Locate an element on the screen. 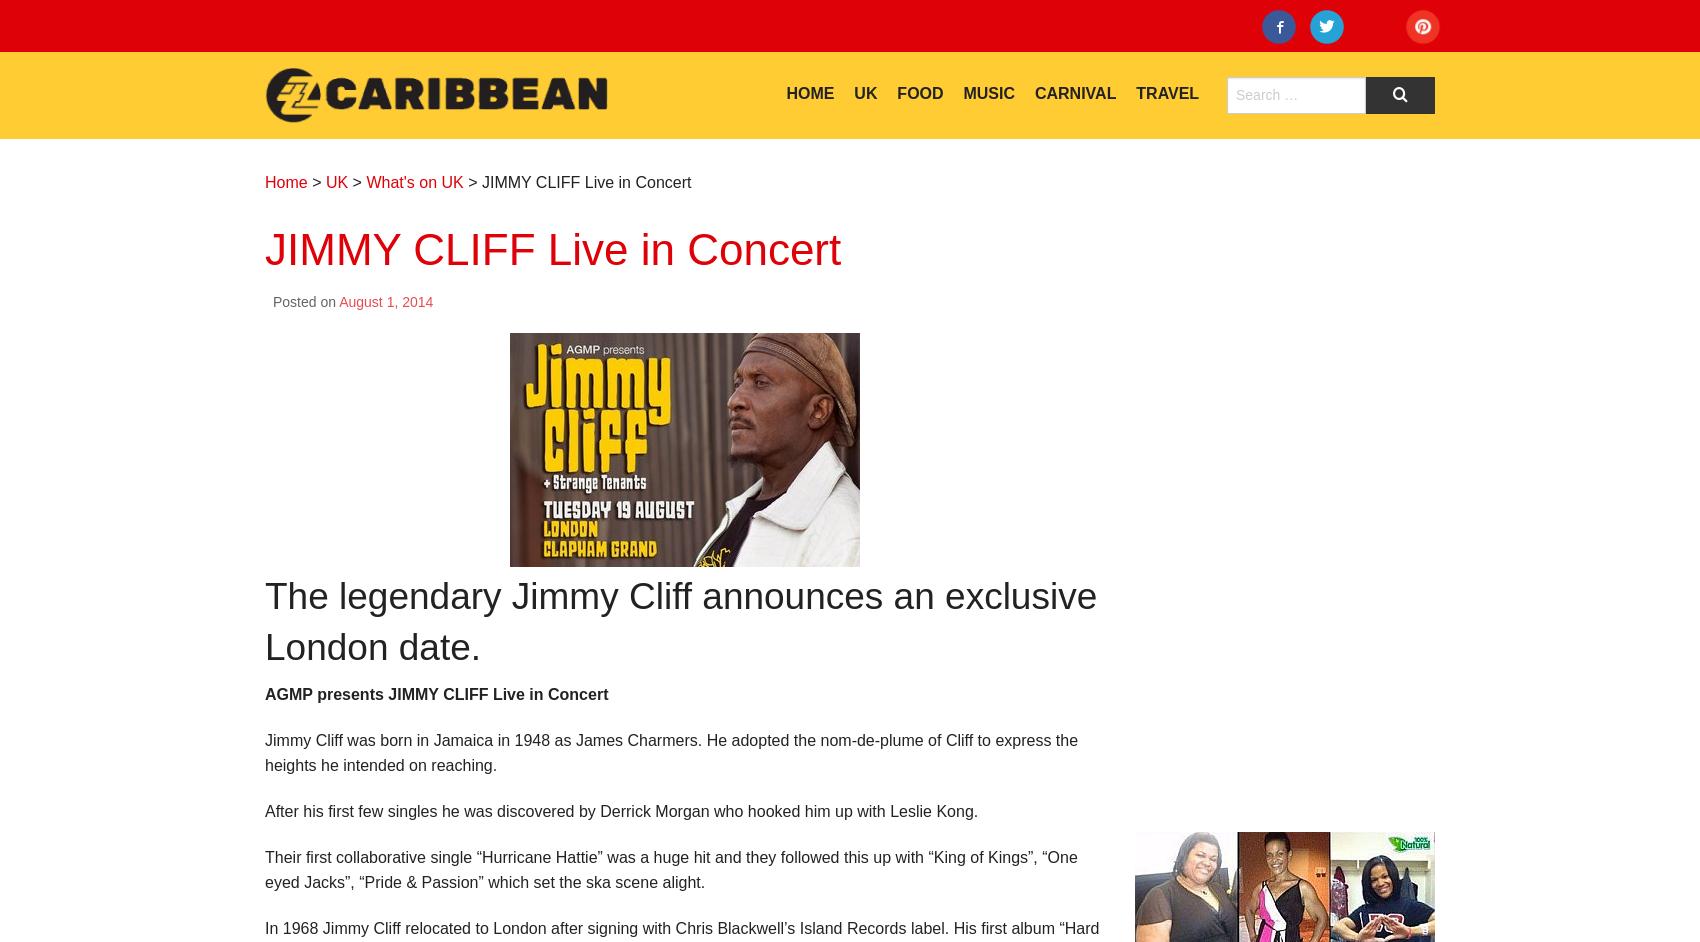 This screenshot has width=1700, height=942. 'Carnival' is located at coordinates (1075, 92).